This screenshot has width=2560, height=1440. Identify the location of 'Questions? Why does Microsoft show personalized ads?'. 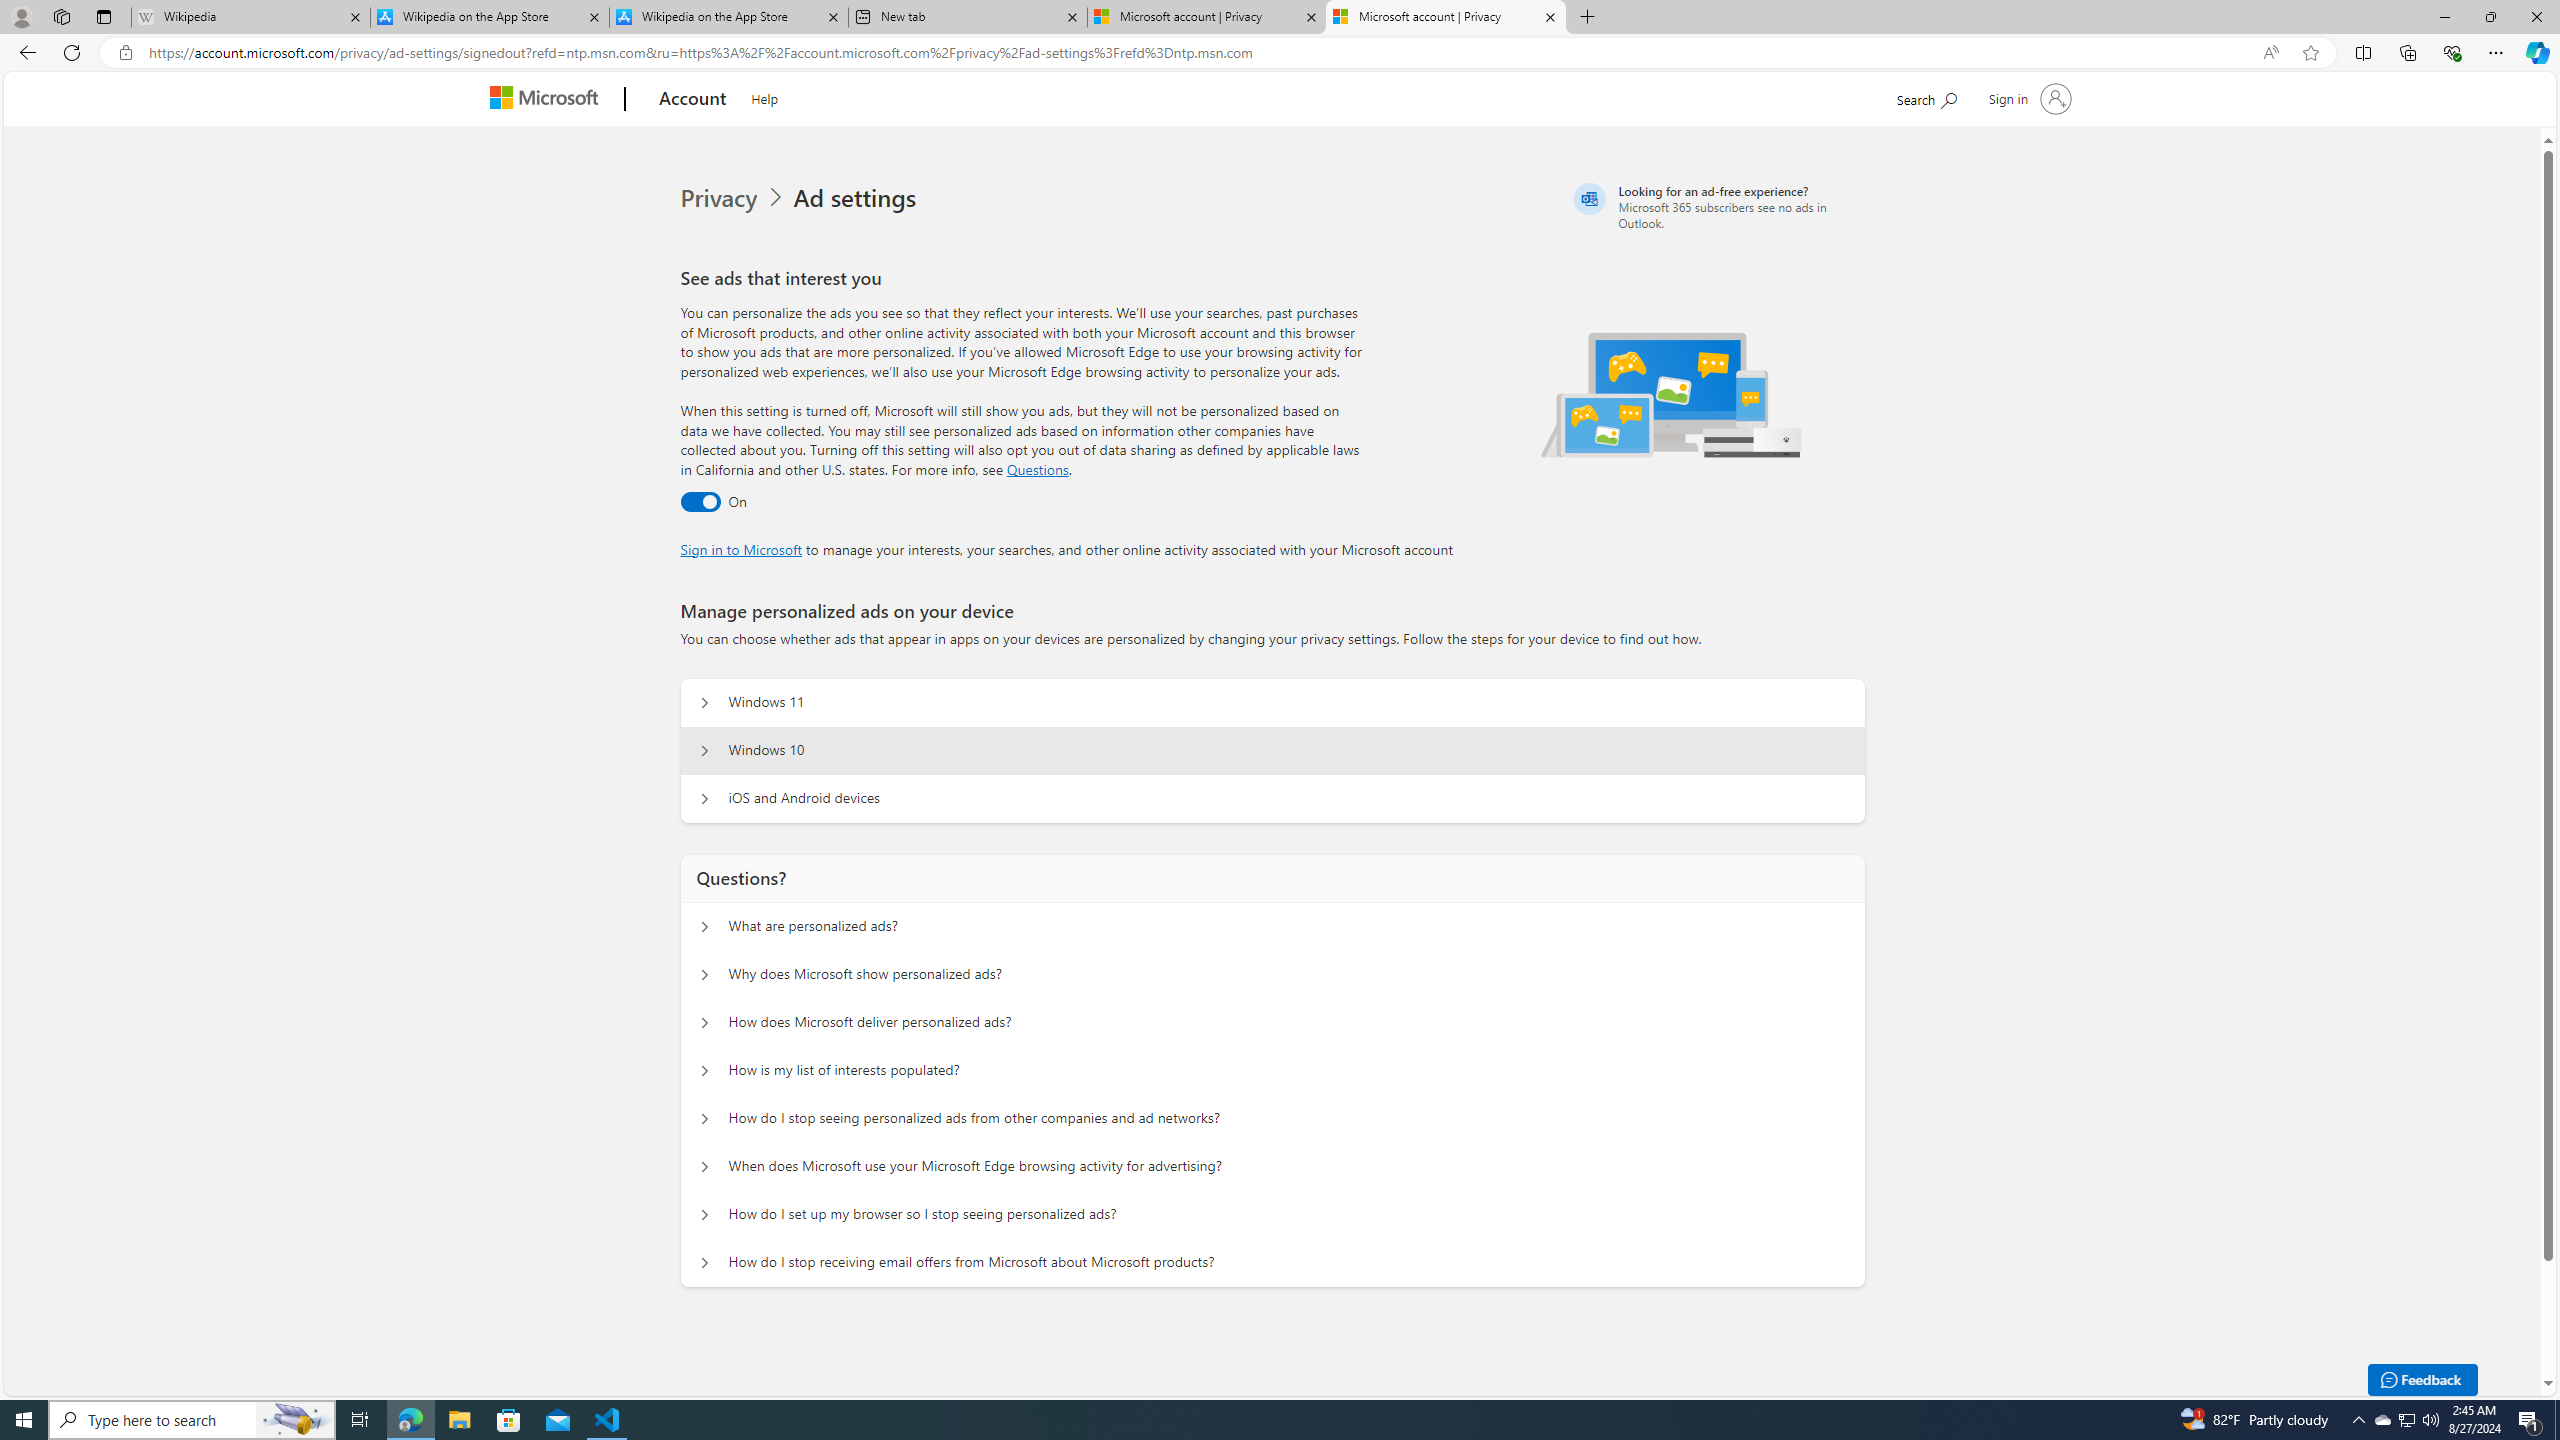
(705, 973).